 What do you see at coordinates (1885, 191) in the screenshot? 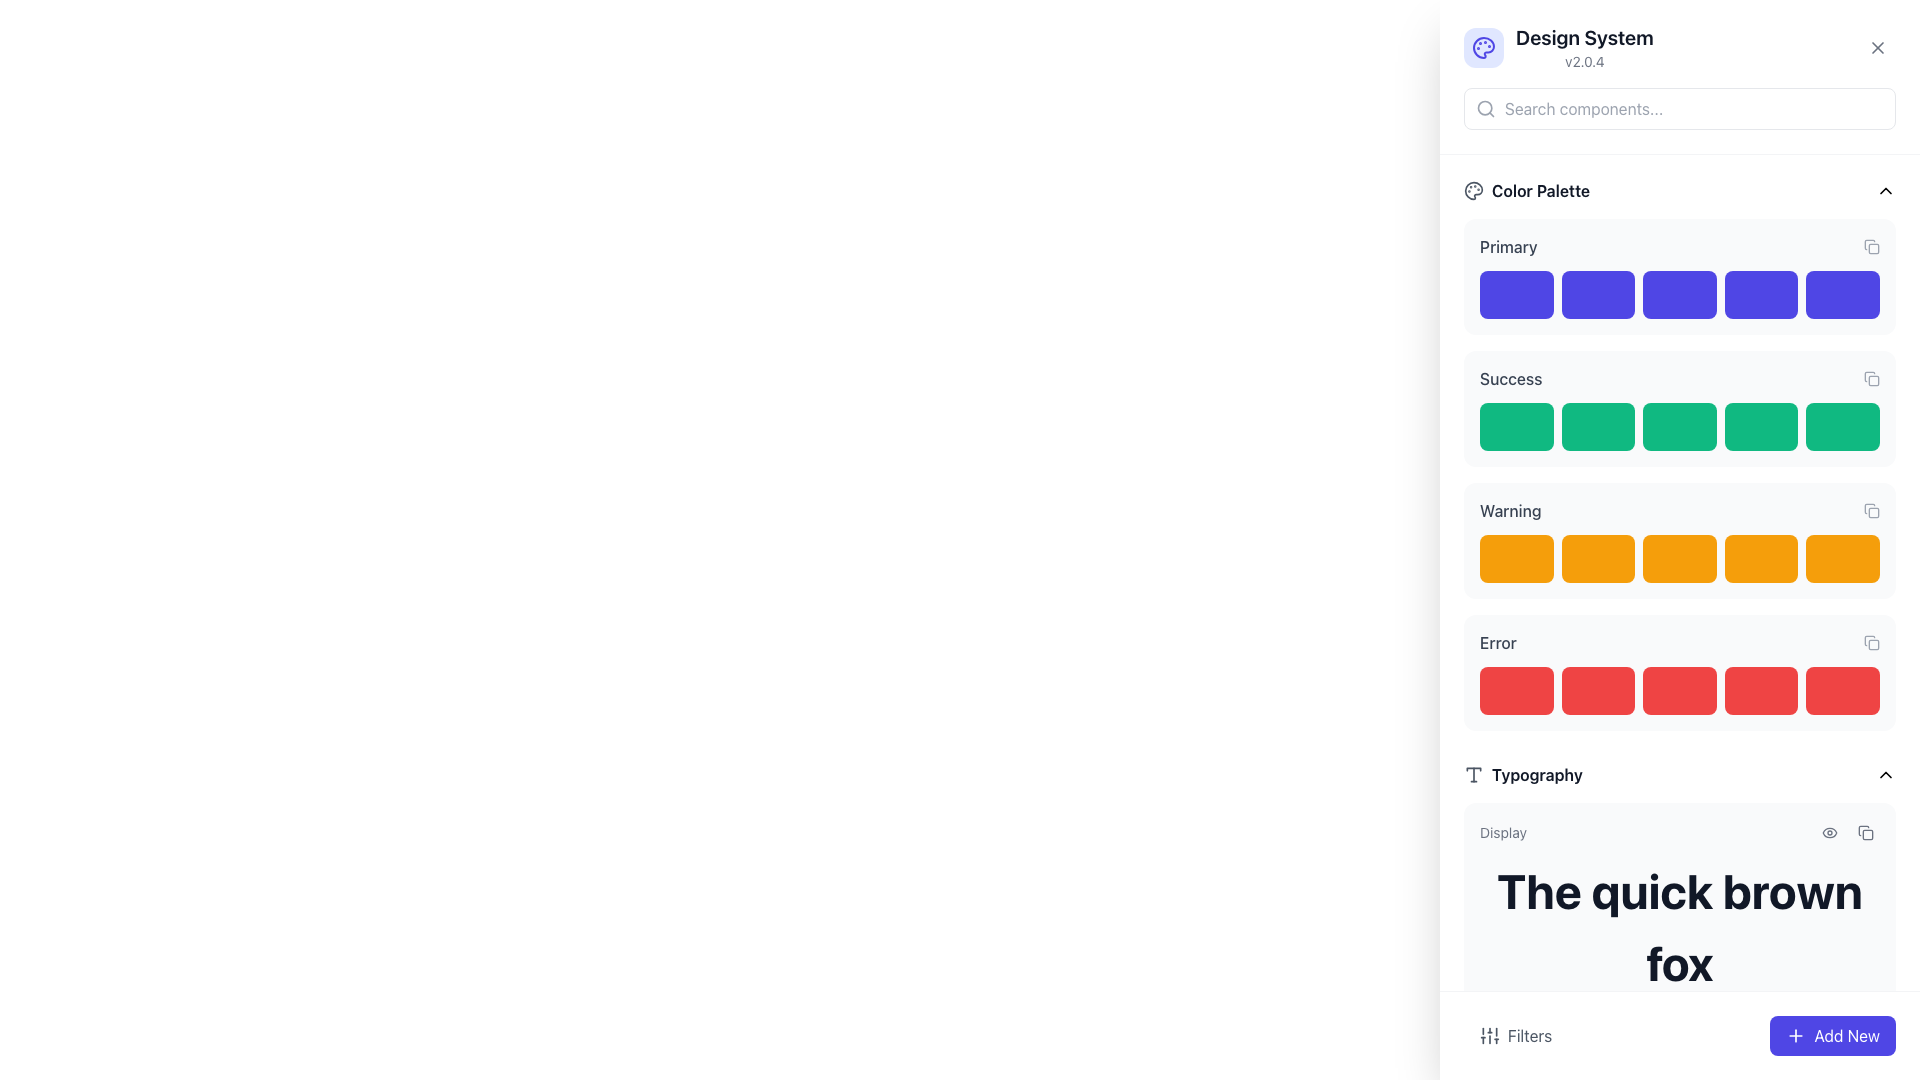
I see `the upward-pointing chevron arrow icon button located in the upper-right corner of the 'Color Palette' section header` at bounding box center [1885, 191].